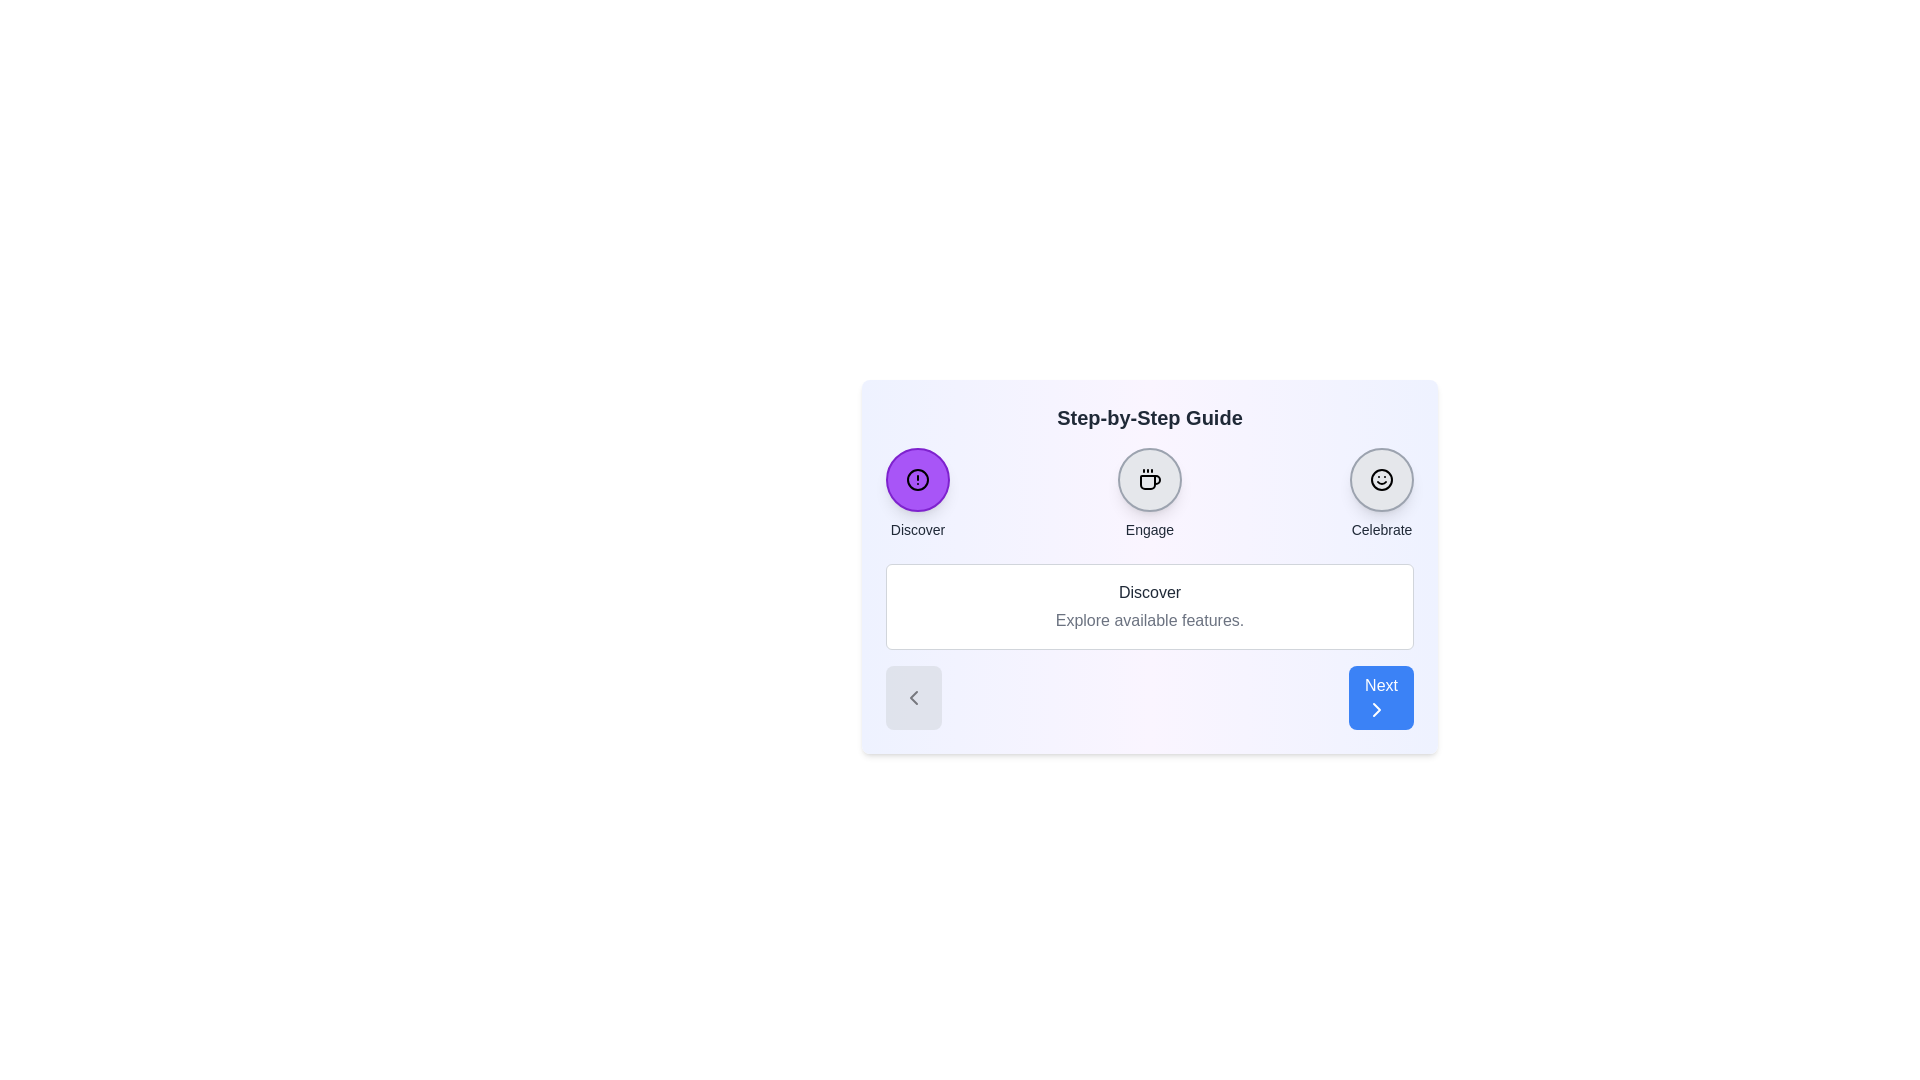 This screenshot has height=1080, width=1920. What do you see at coordinates (1150, 620) in the screenshot?
I see `the text display that reads 'Explore available features.' which is styled with gray color and located within a white-bordered card, immediately below the text 'Discover'` at bounding box center [1150, 620].